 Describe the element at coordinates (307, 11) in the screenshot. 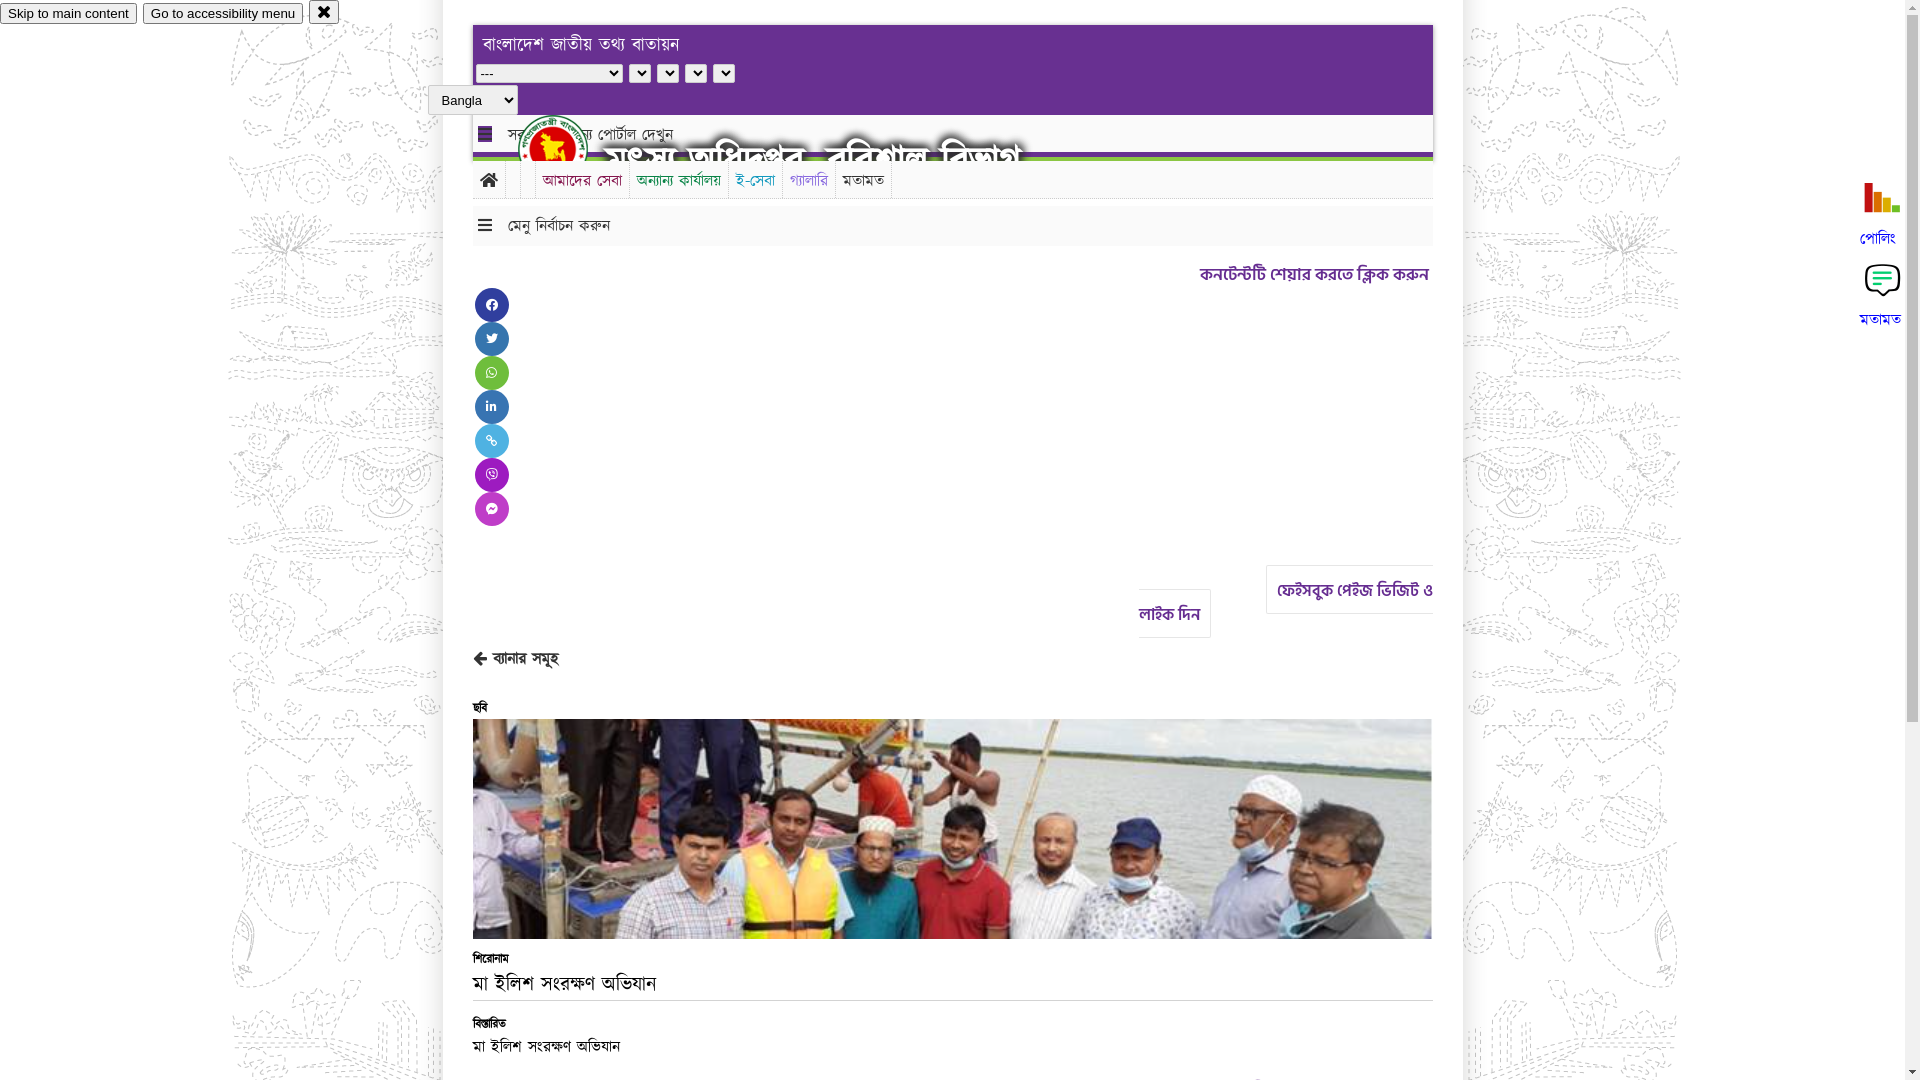

I see `'close'` at that location.